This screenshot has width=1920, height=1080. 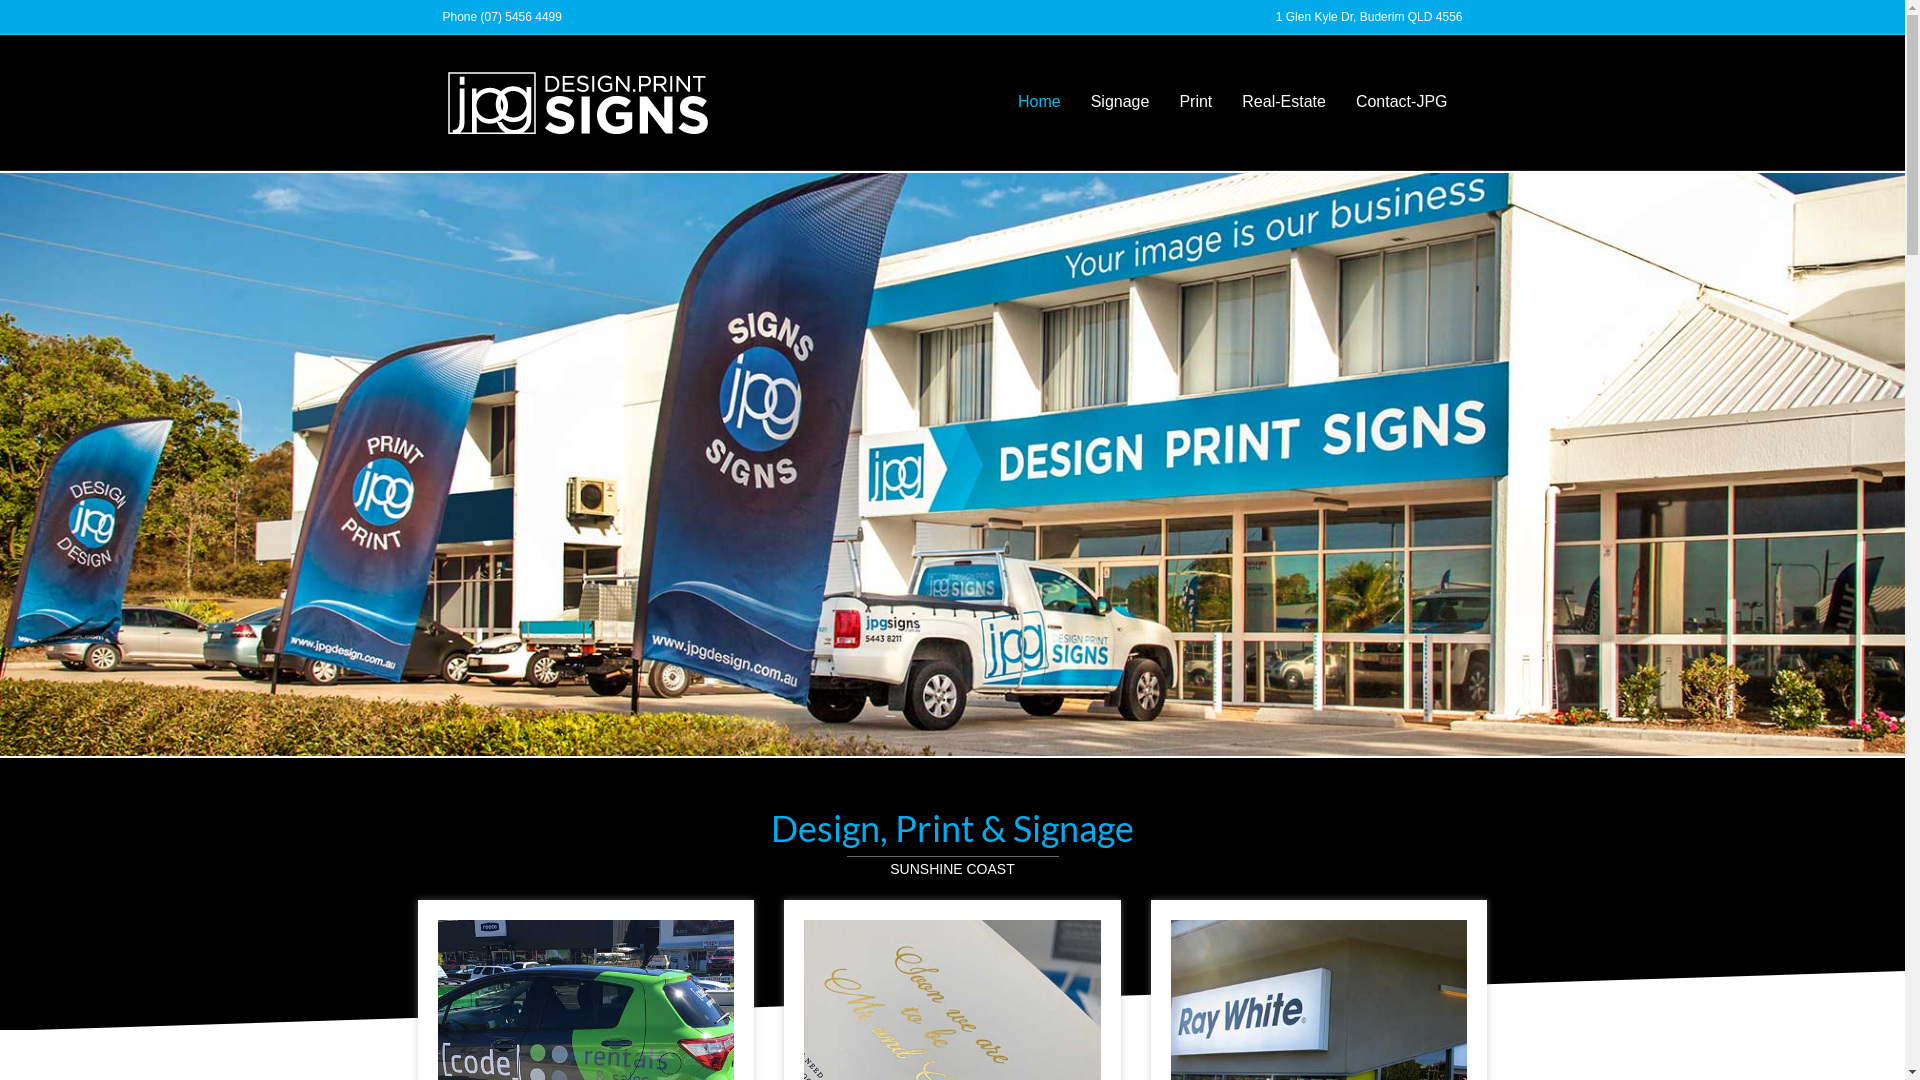 What do you see at coordinates (1400, 101) in the screenshot?
I see `'Contact-JPG'` at bounding box center [1400, 101].